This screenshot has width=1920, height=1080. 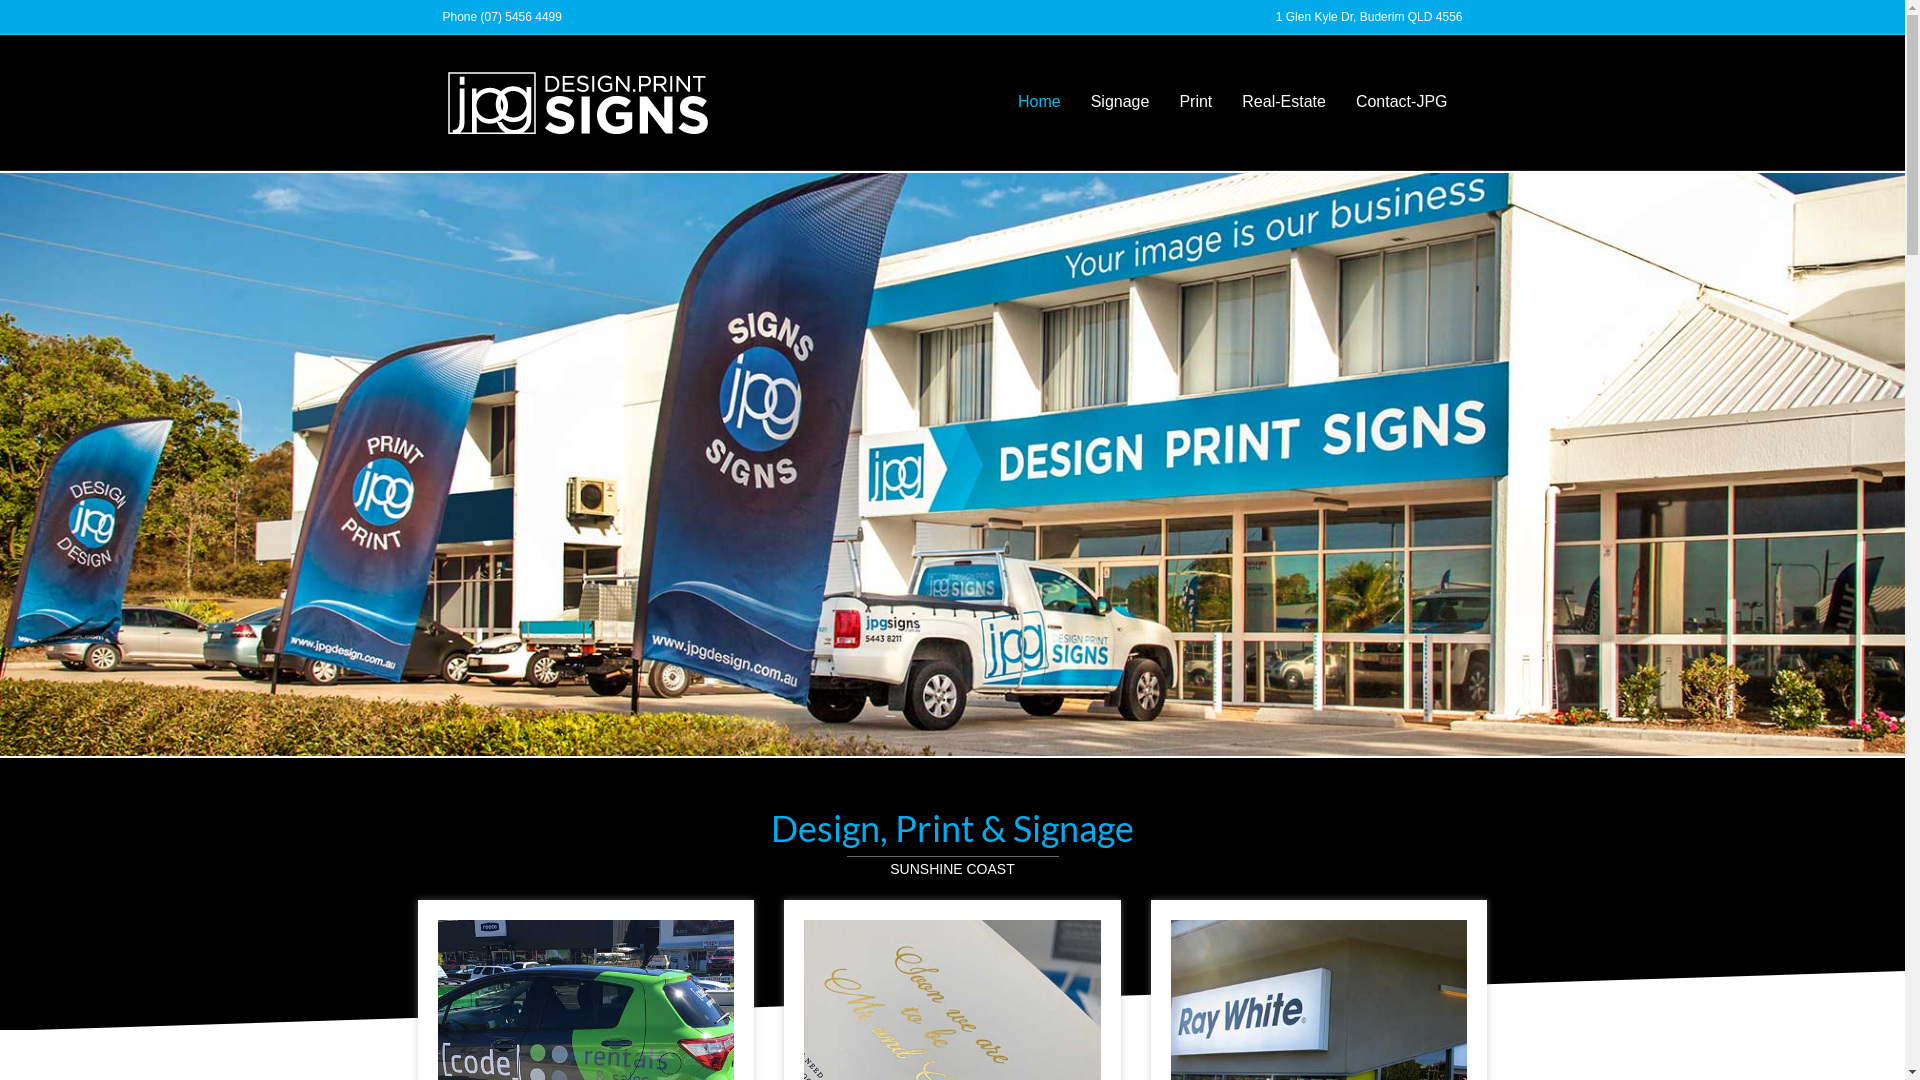 What do you see at coordinates (1400, 101) in the screenshot?
I see `'Contact-JPG'` at bounding box center [1400, 101].